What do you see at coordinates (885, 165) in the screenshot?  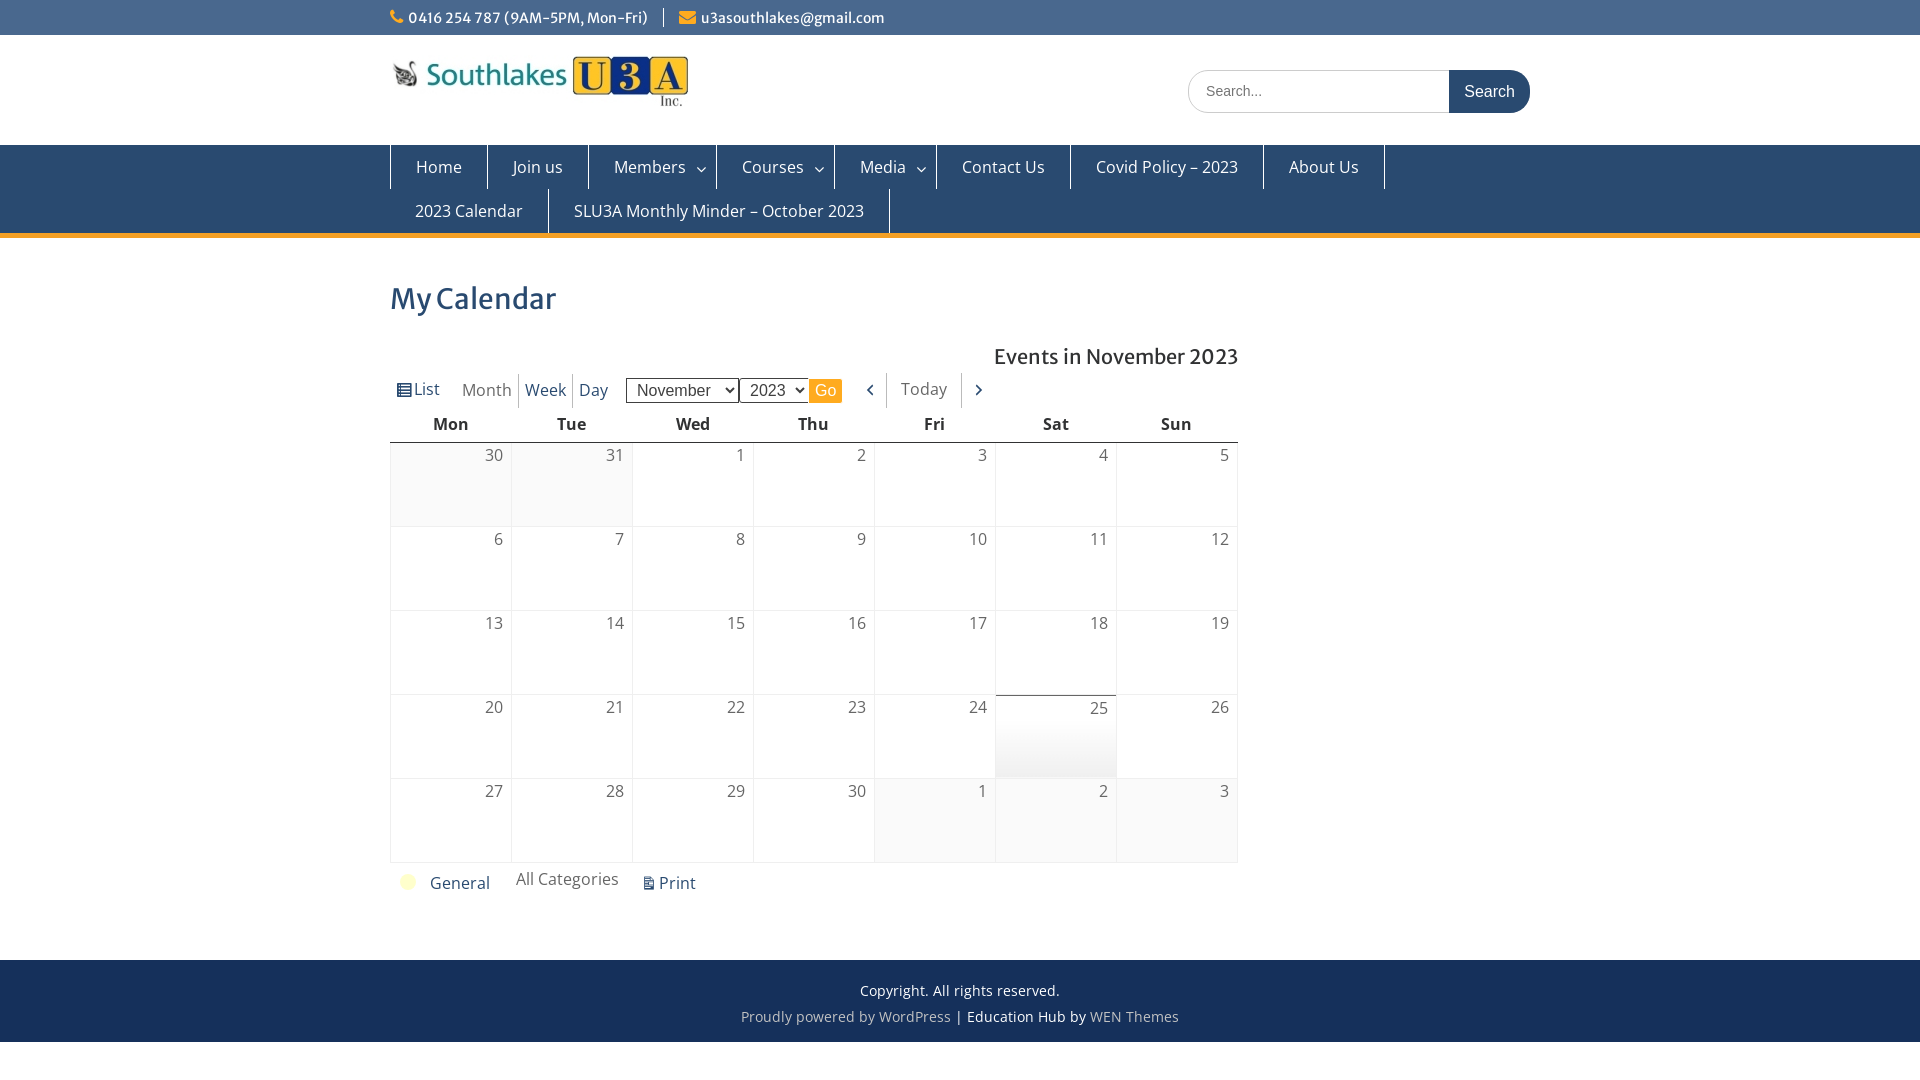 I see `'Media'` at bounding box center [885, 165].